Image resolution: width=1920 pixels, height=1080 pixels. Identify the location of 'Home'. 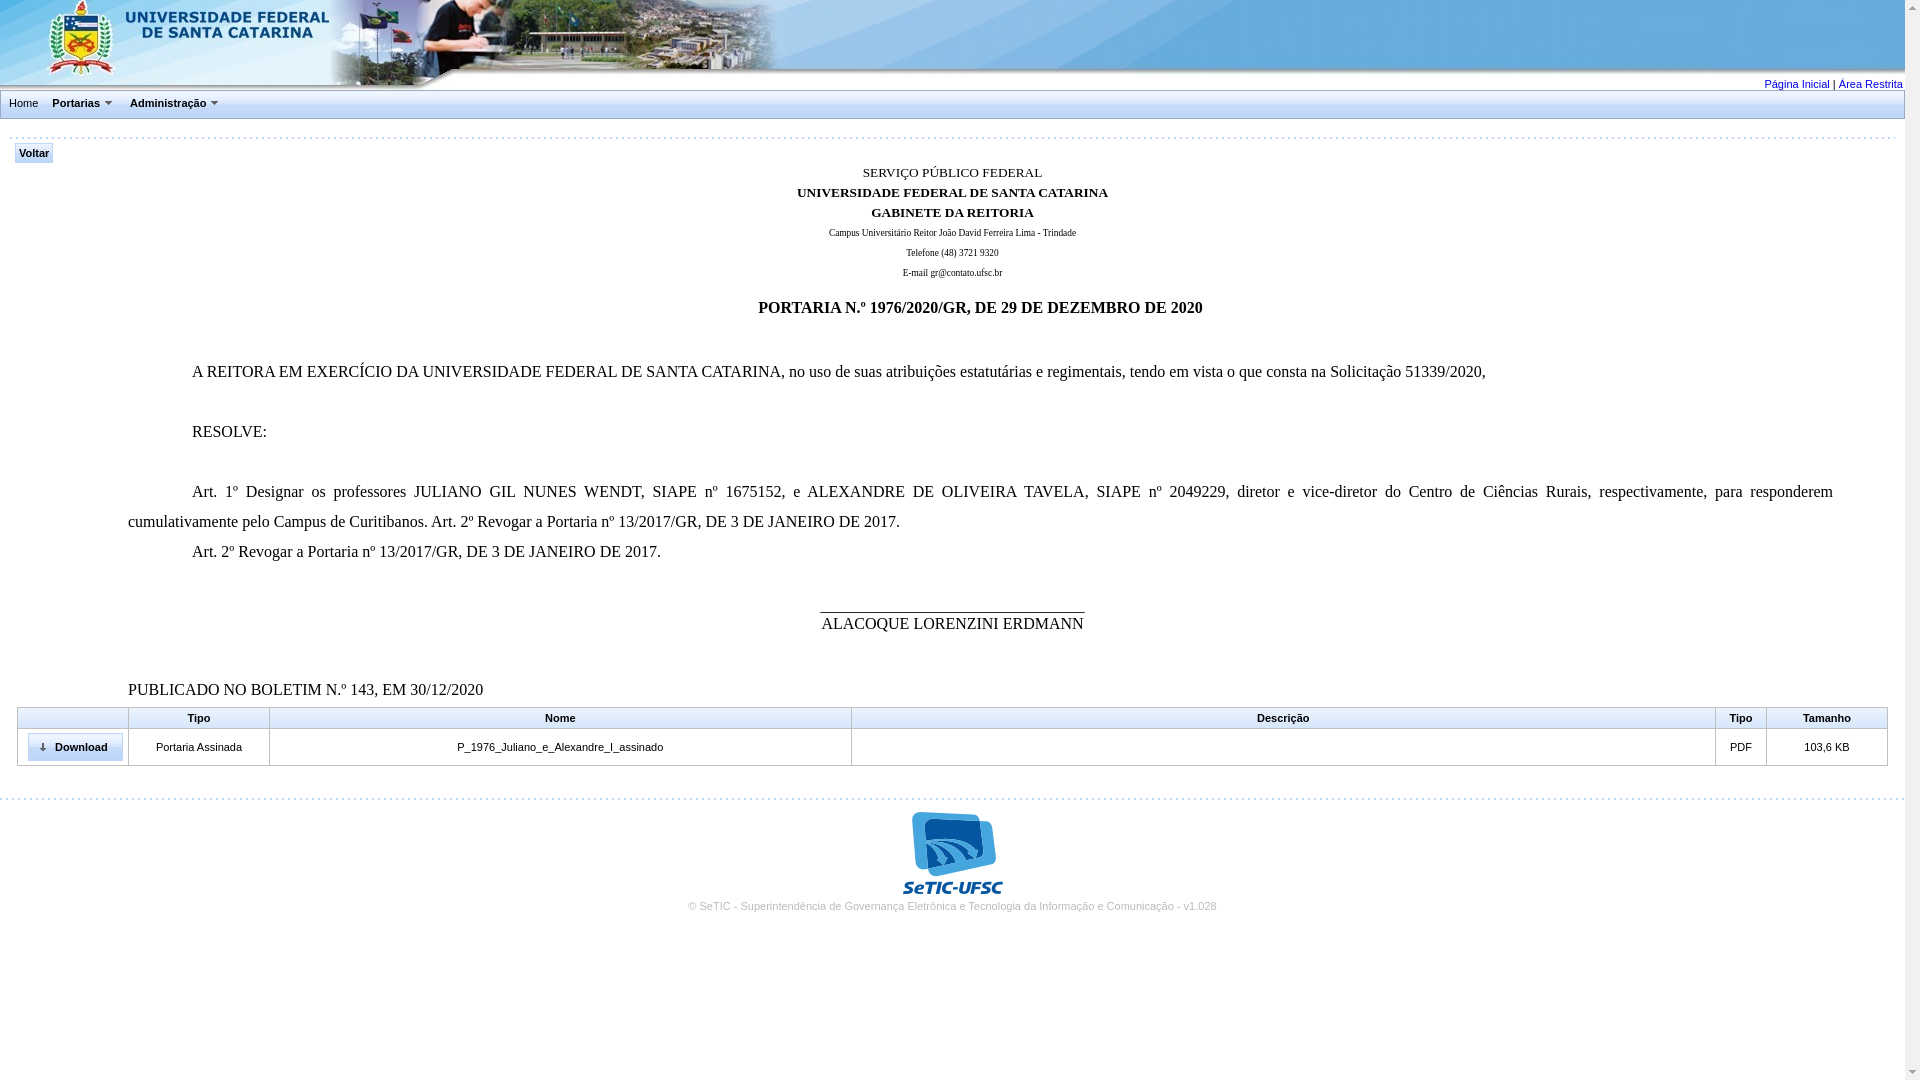
(4, 104).